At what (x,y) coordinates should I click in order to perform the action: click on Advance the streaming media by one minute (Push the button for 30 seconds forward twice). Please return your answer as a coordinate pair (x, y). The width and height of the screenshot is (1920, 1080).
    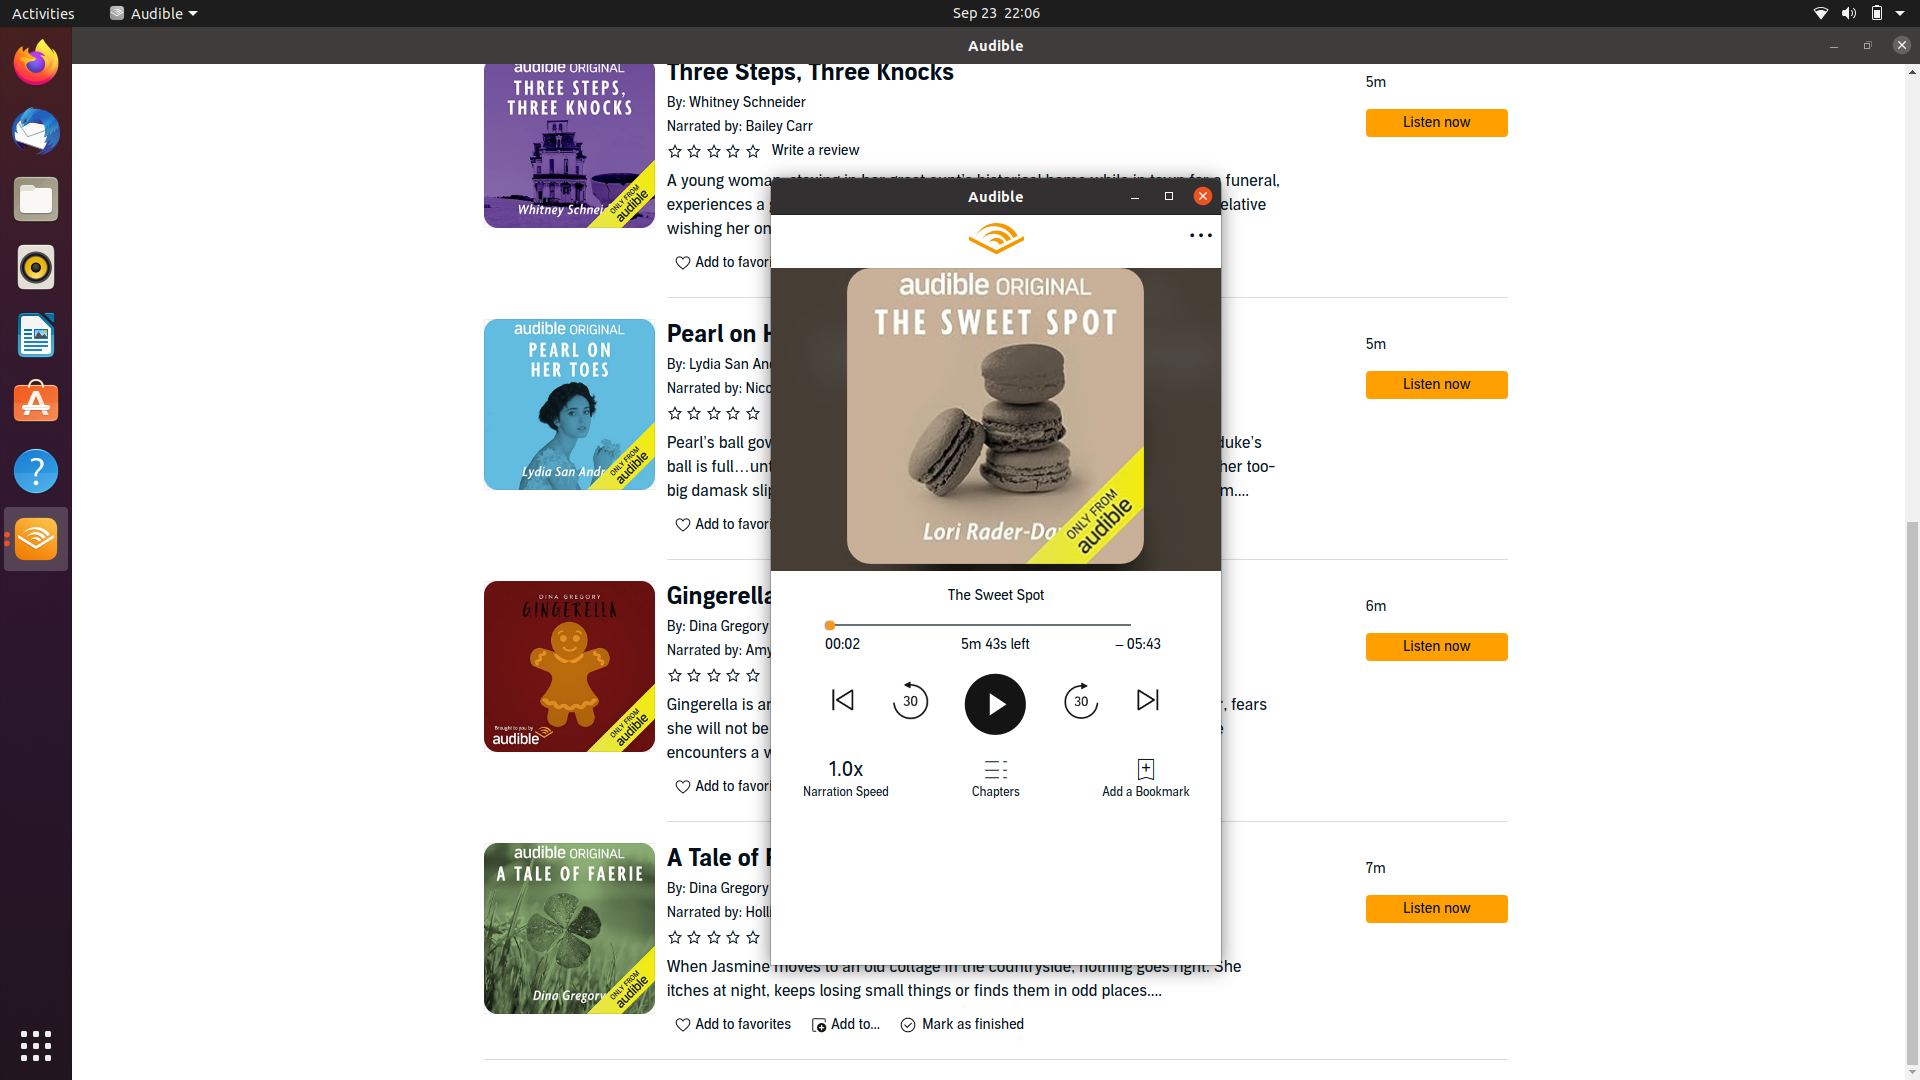
    Looking at the image, I should click on (1079, 698).